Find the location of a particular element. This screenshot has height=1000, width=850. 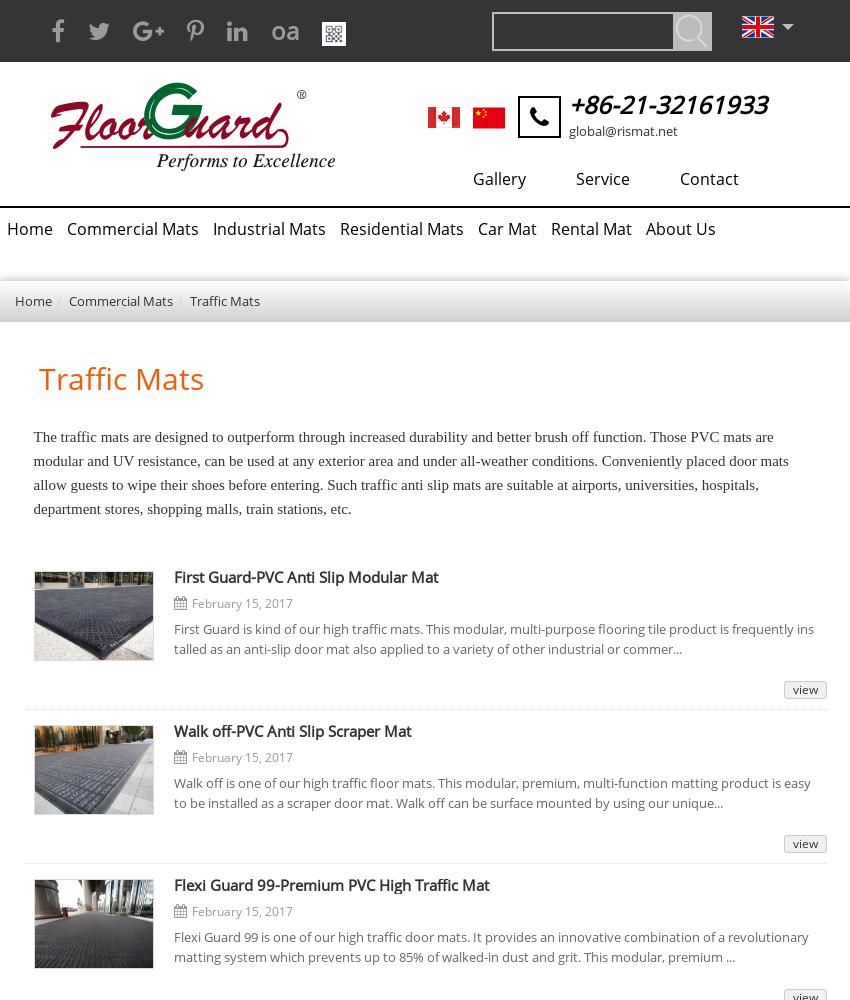

'Residential Mats' is located at coordinates (401, 228).